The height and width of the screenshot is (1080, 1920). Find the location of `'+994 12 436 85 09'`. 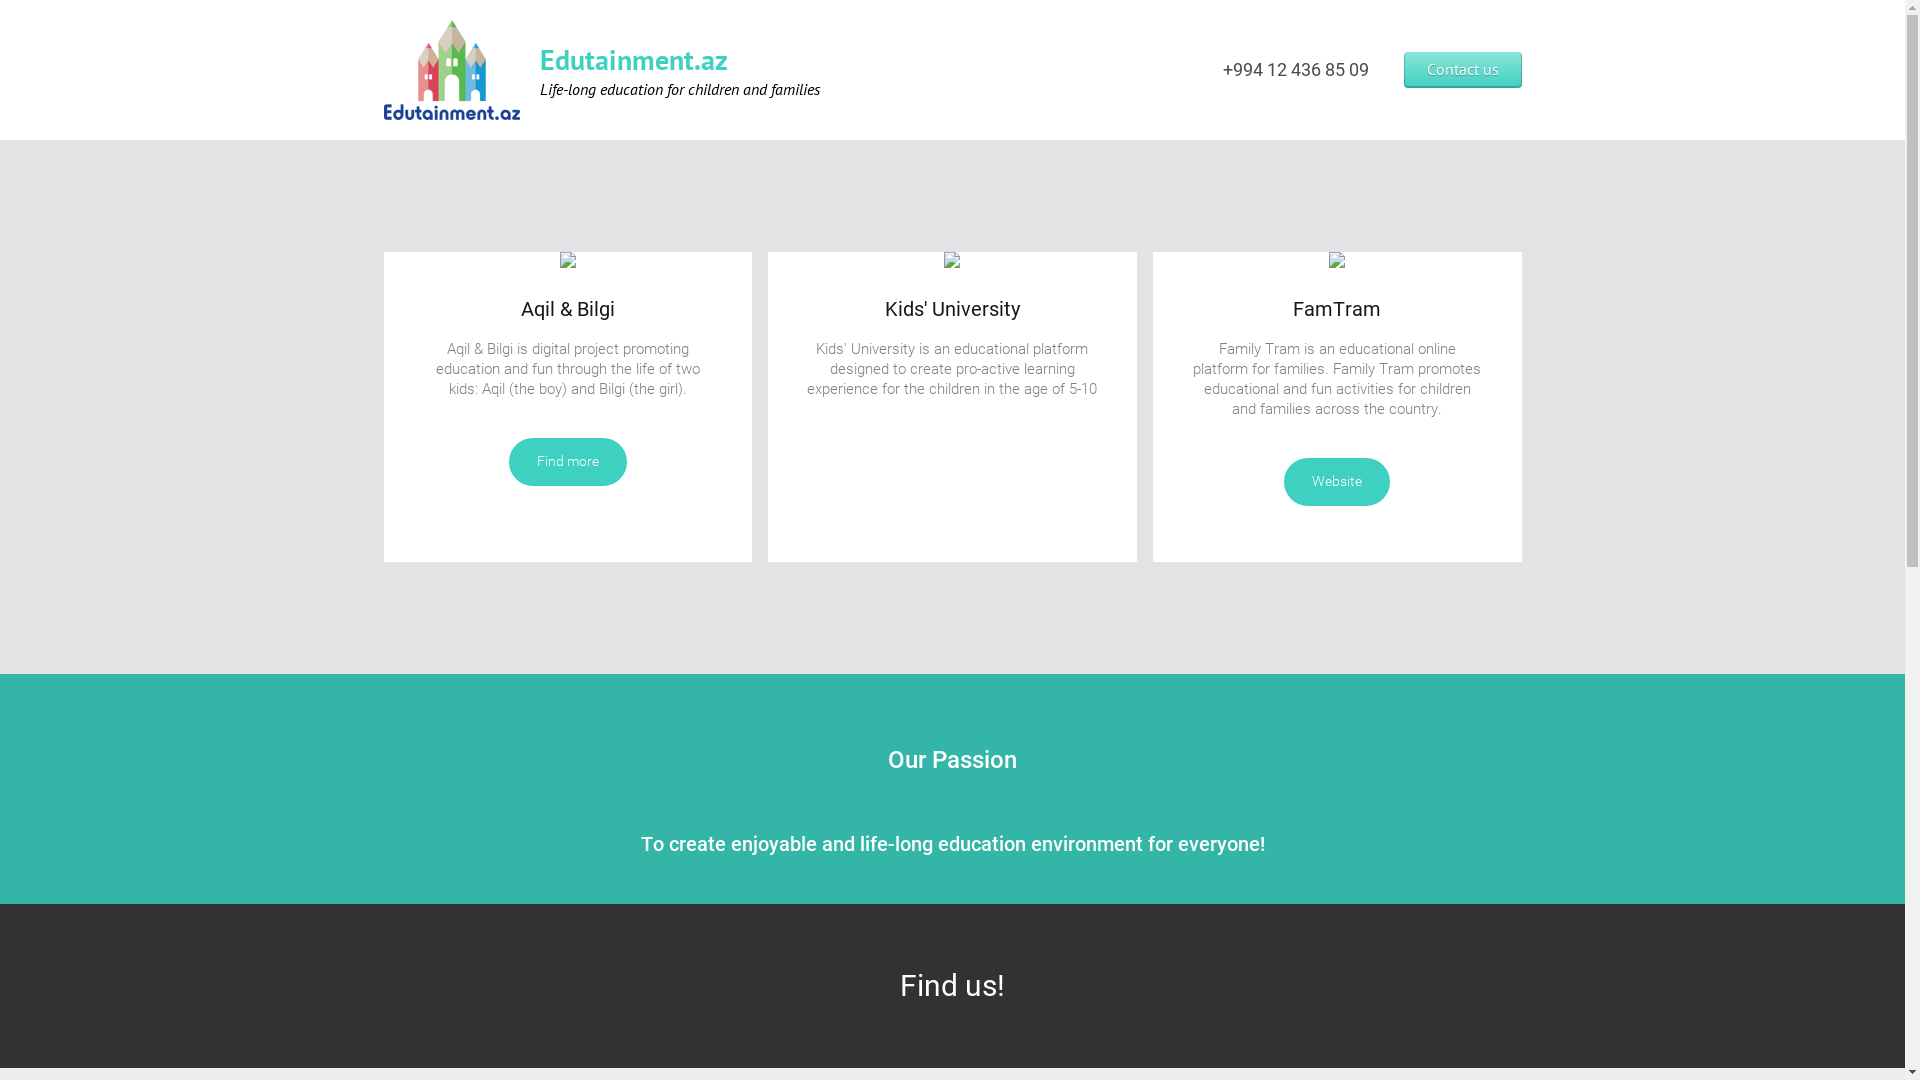

'+994 12 436 85 09' is located at coordinates (1295, 68).